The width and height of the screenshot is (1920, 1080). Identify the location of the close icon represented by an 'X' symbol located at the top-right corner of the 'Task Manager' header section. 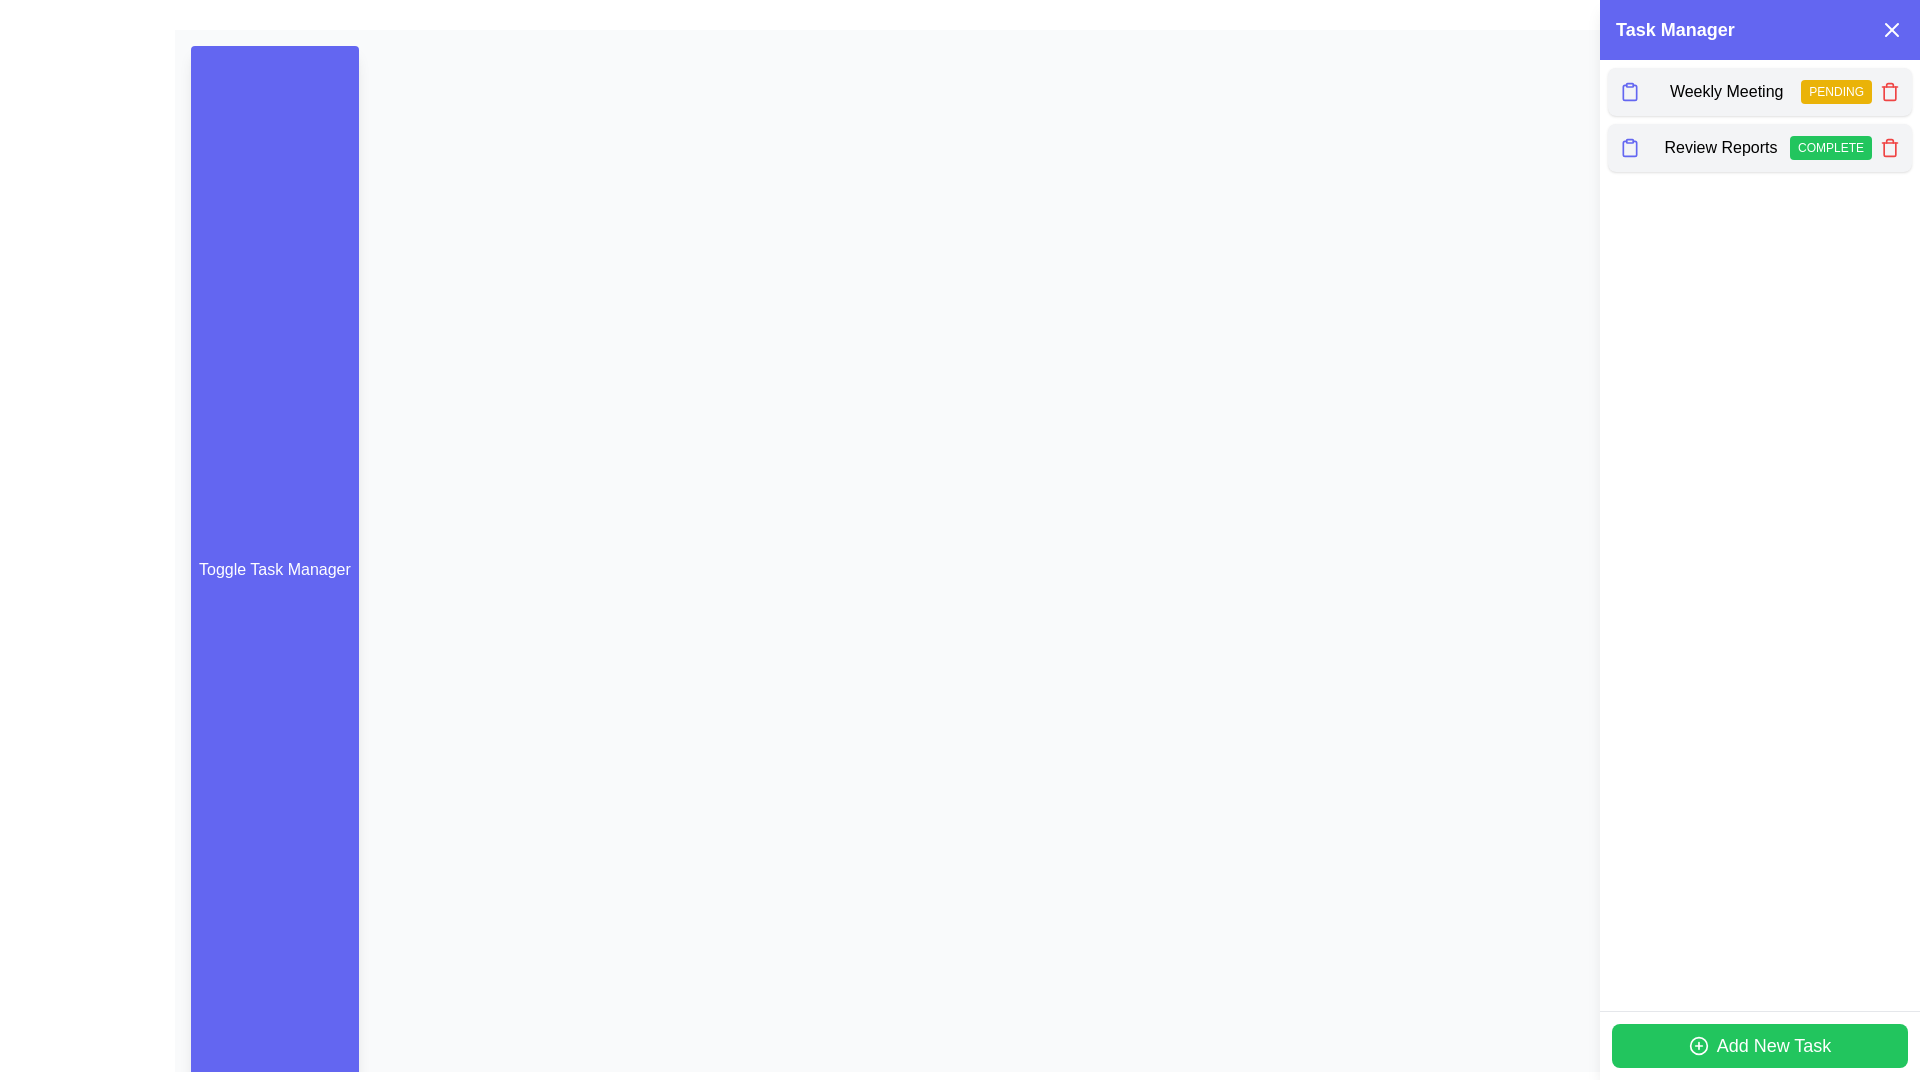
(1890, 30).